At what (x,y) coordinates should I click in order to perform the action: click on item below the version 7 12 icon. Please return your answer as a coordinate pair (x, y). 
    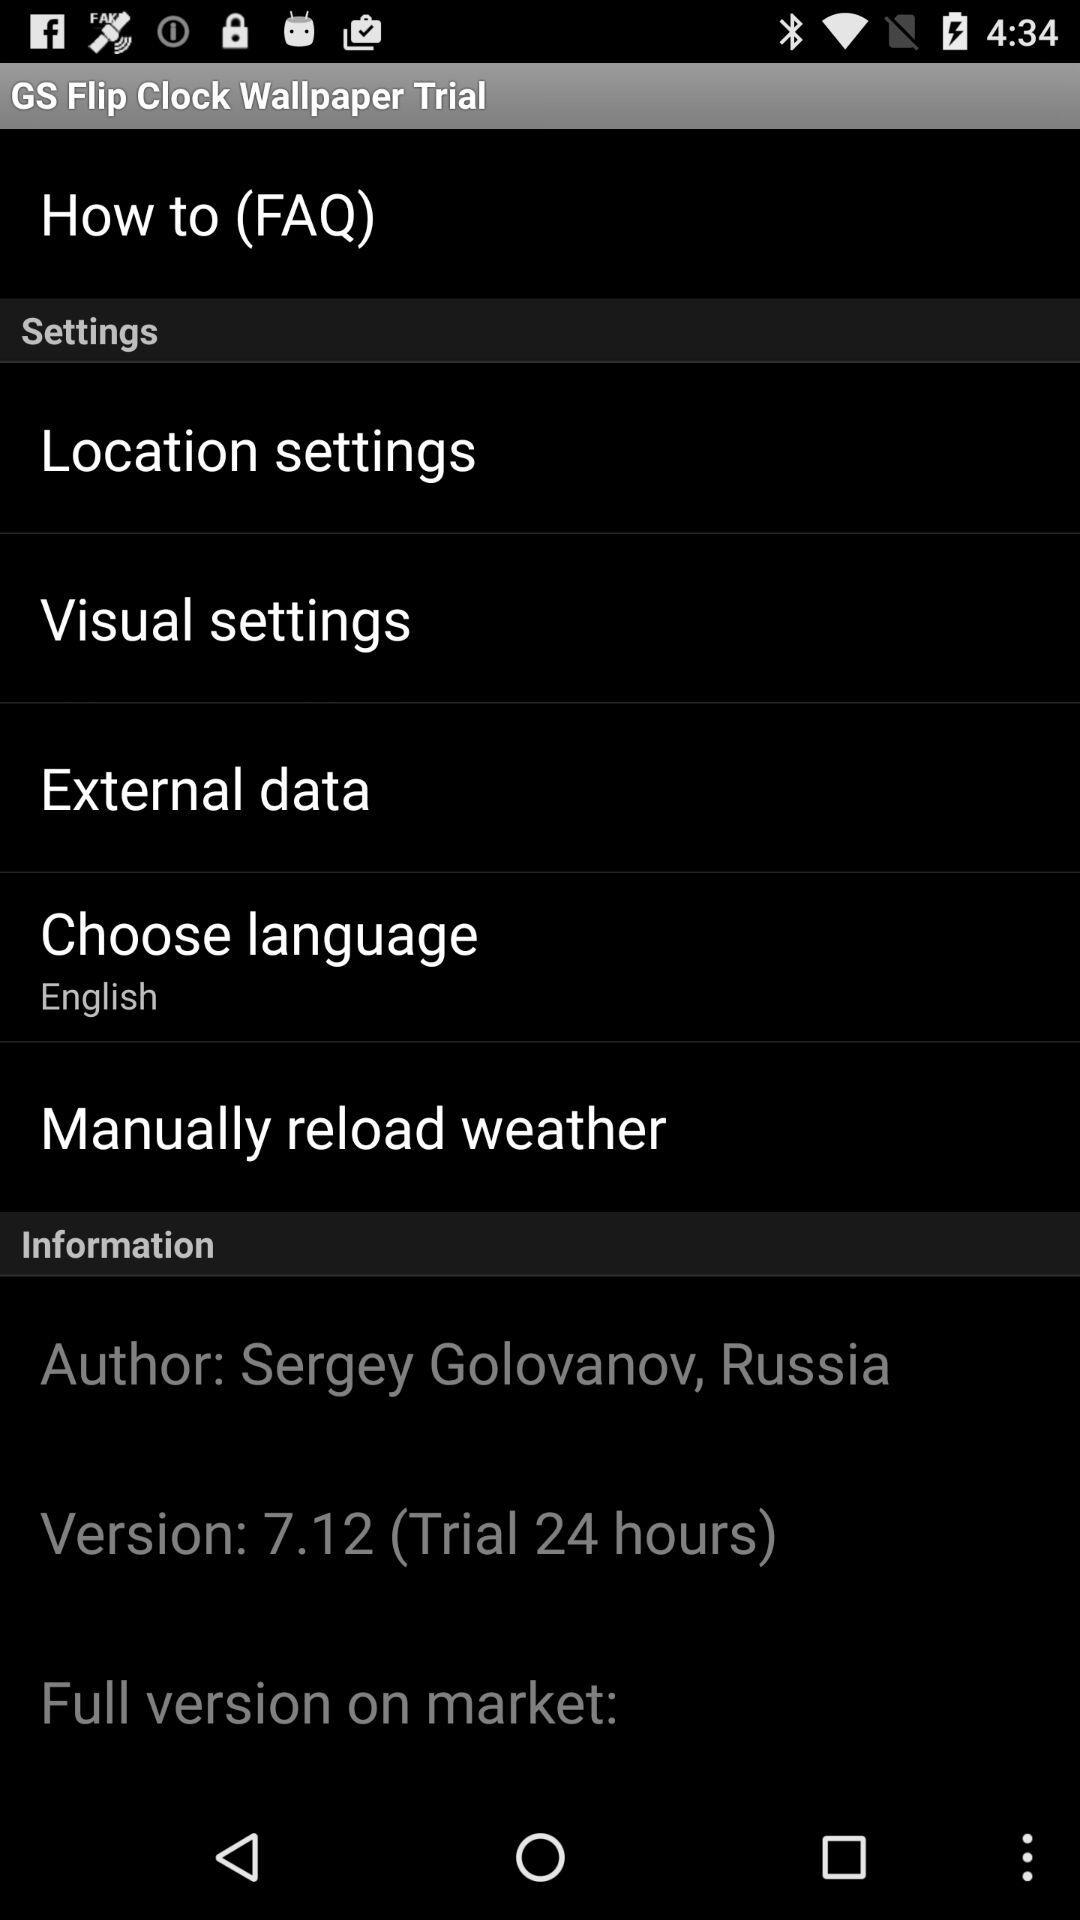
    Looking at the image, I should click on (328, 1699).